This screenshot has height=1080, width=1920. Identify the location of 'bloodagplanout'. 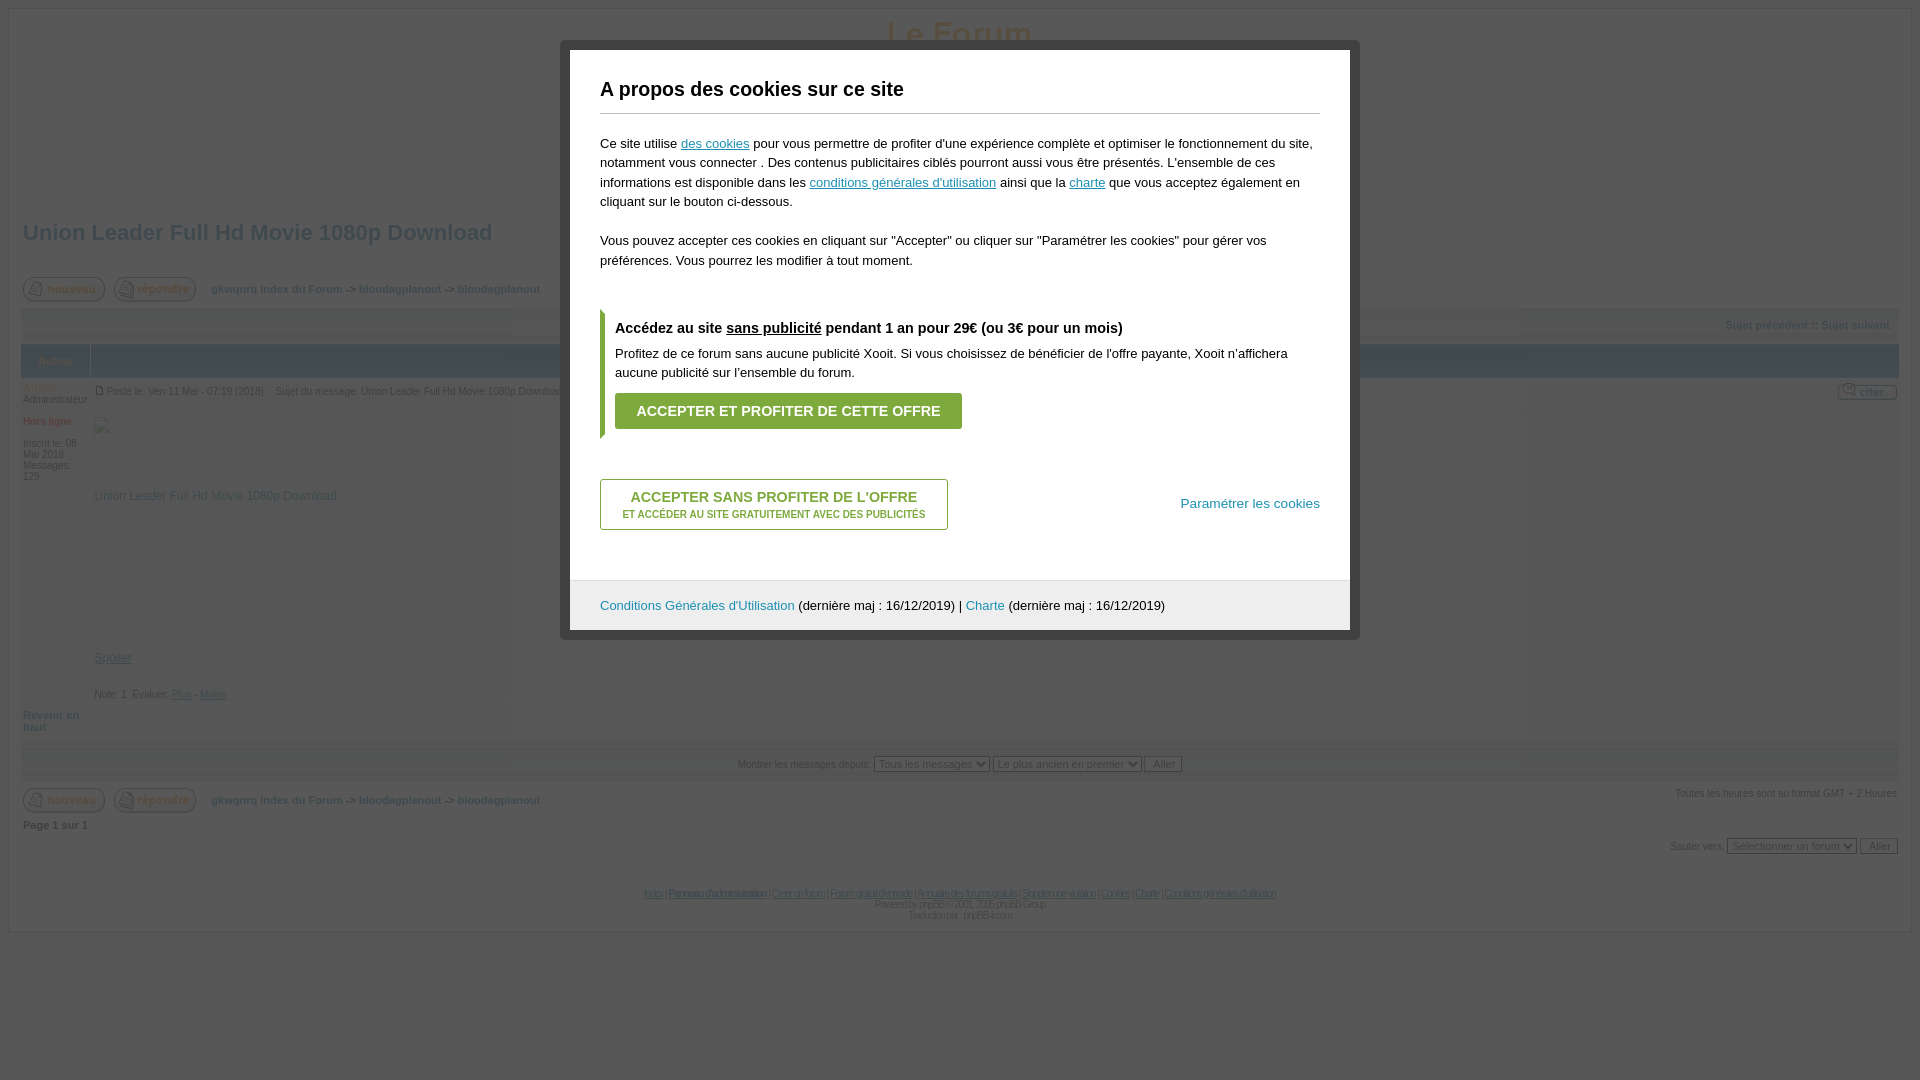
(399, 289).